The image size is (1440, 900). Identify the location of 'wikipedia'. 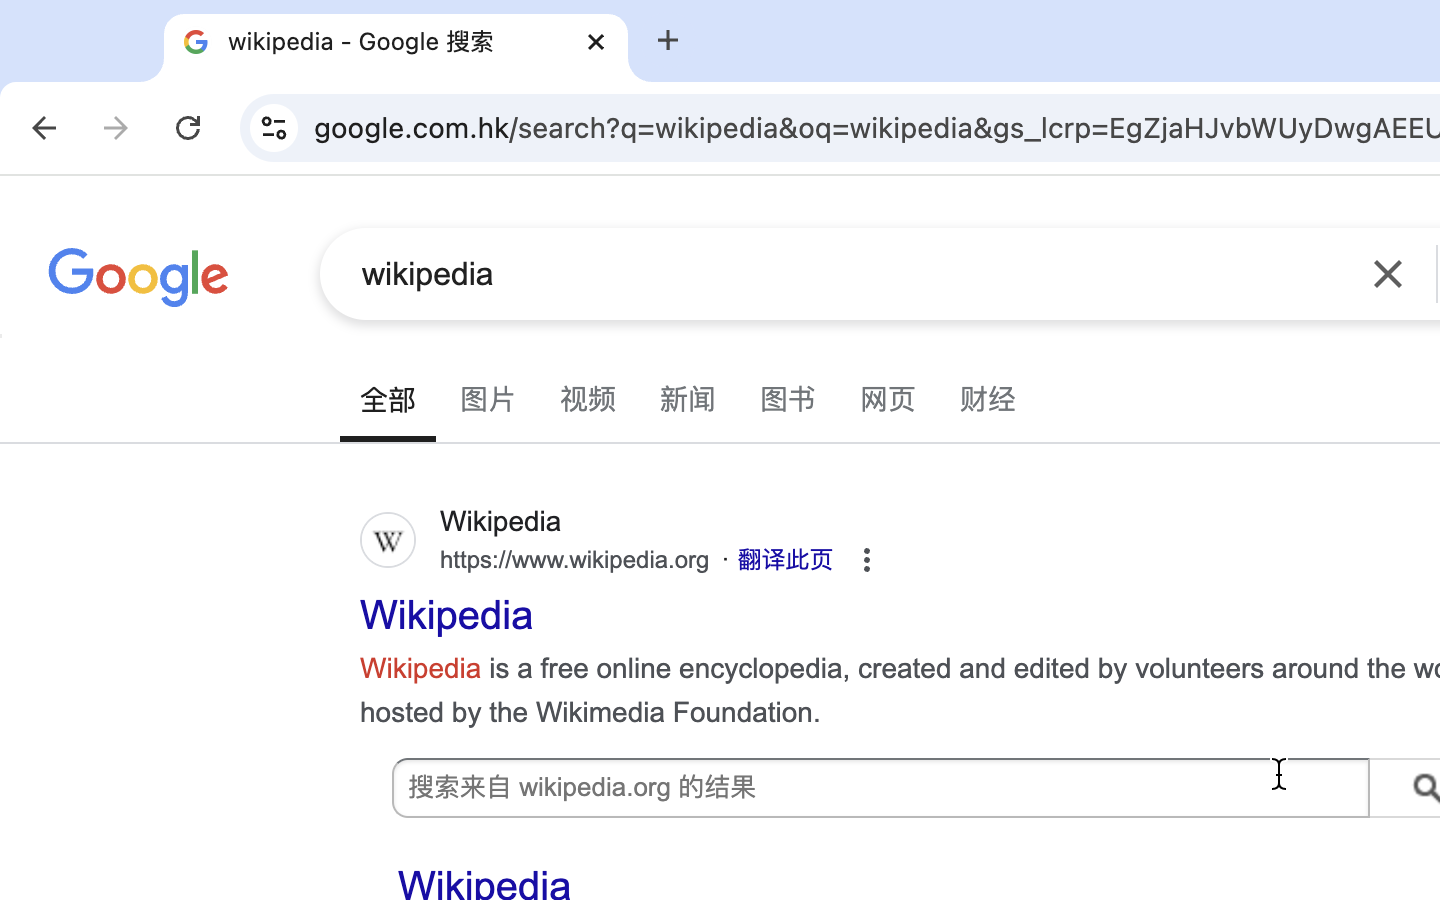
(850, 272).